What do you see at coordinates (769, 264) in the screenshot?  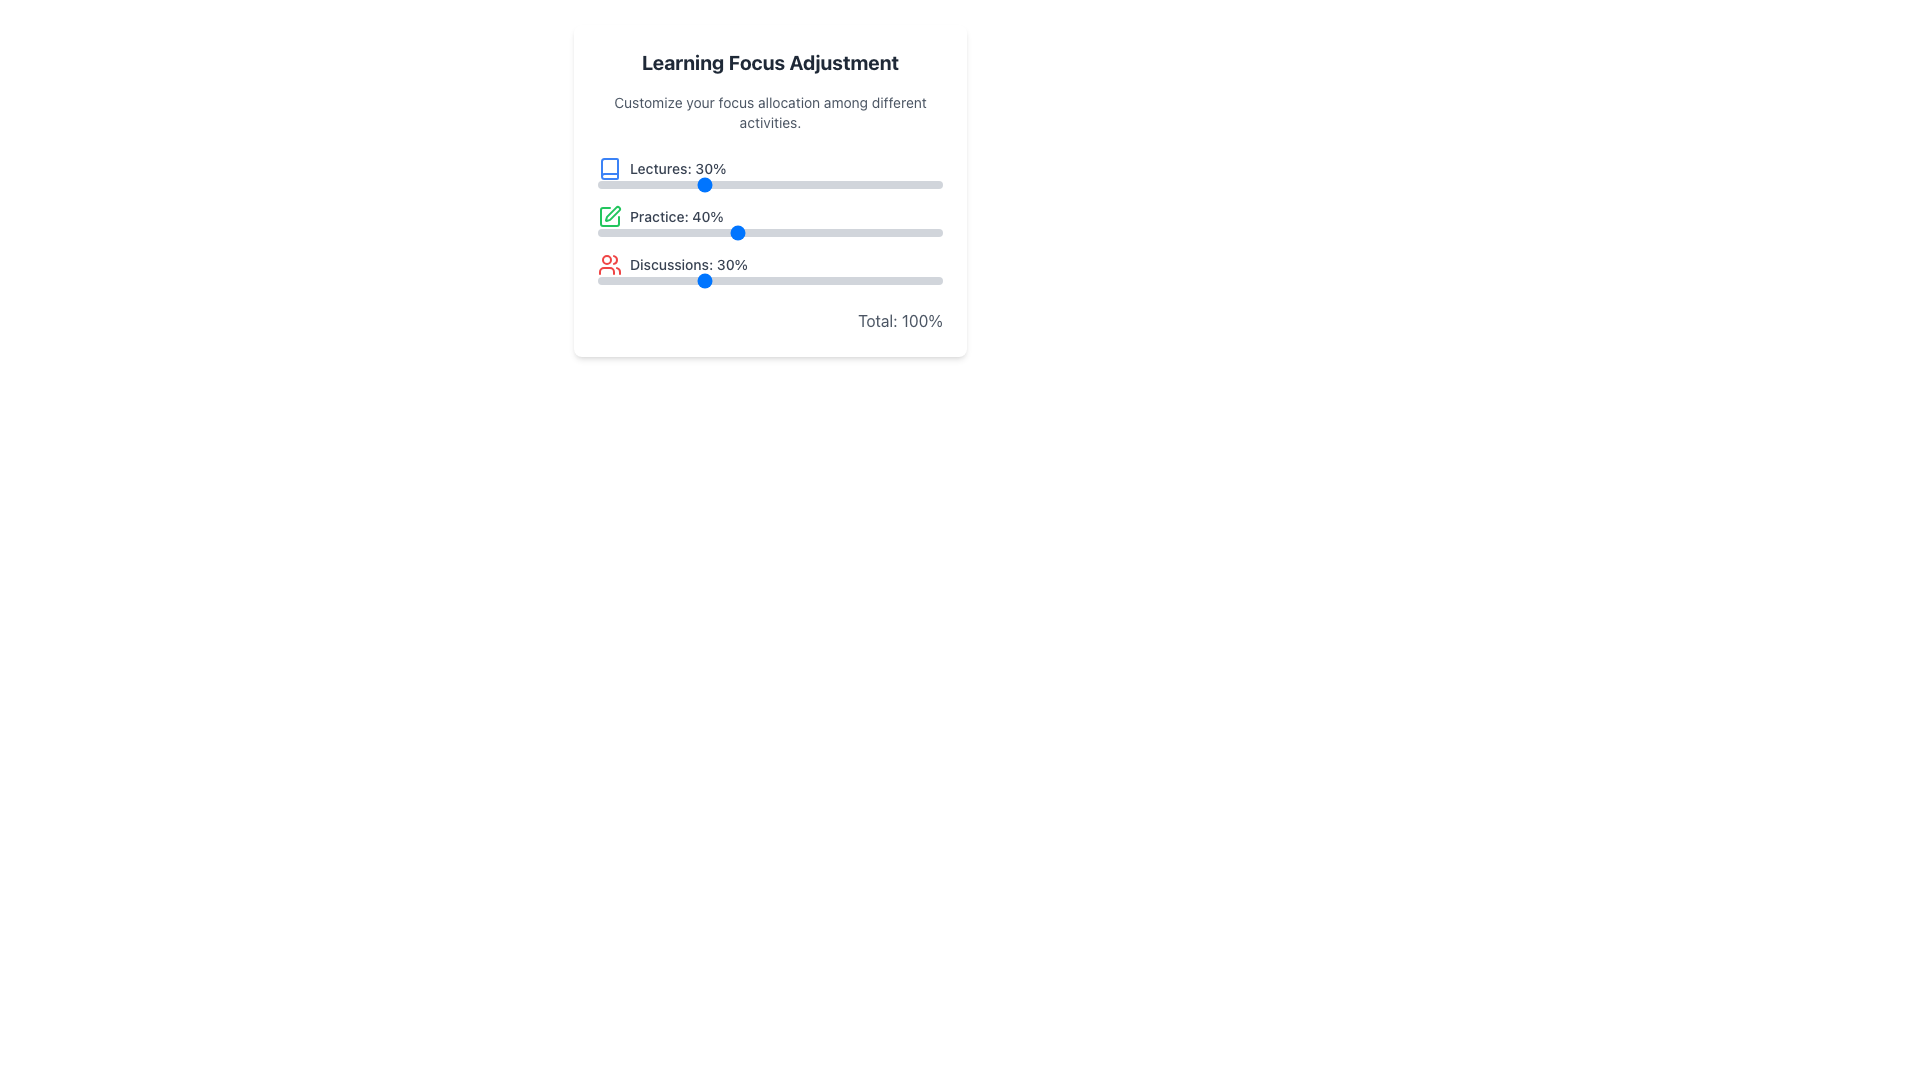 I see `the Information Display Block that shows 'Discussions: 30%' with a red icon representing a group of people, positioned below 'Learning Focus Adjustment.'` at bounding box center [769, 264].